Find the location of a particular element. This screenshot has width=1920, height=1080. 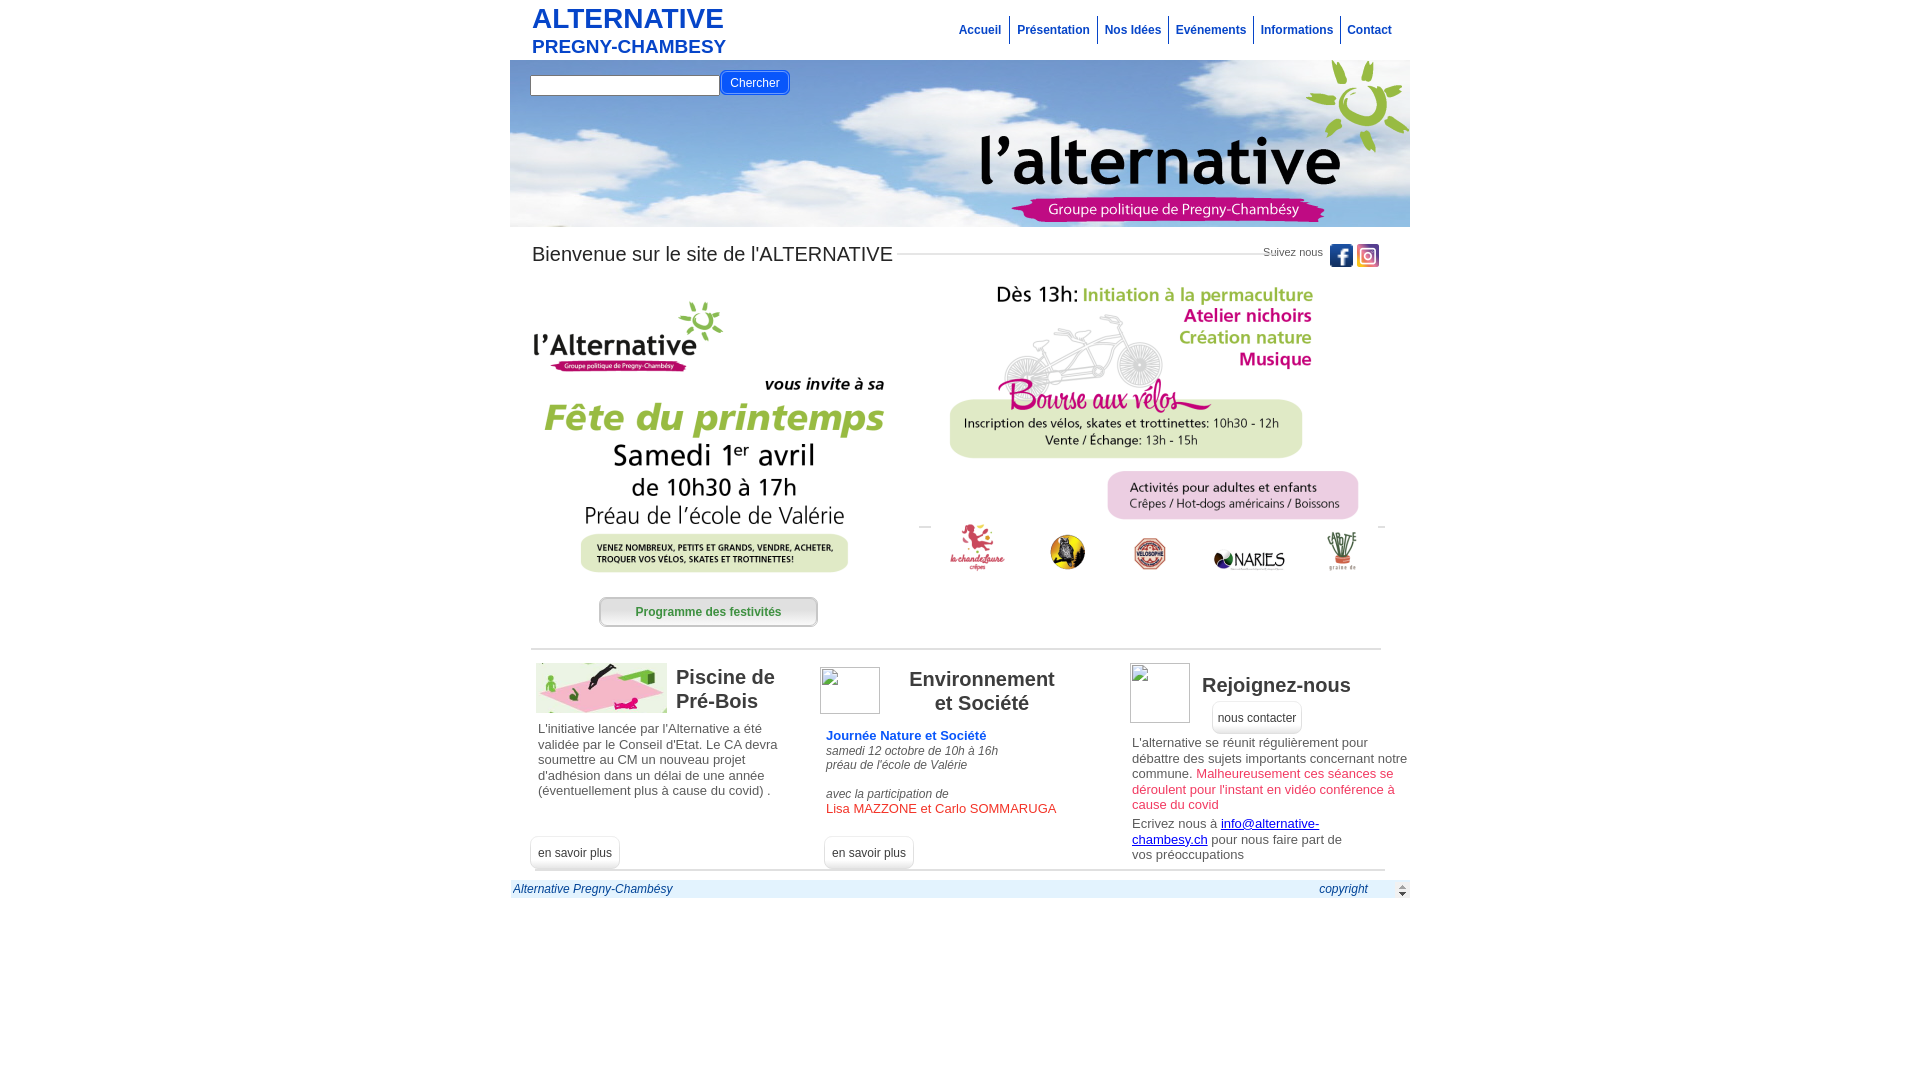

'nous contacter' is located at coordinates (1210, 716).